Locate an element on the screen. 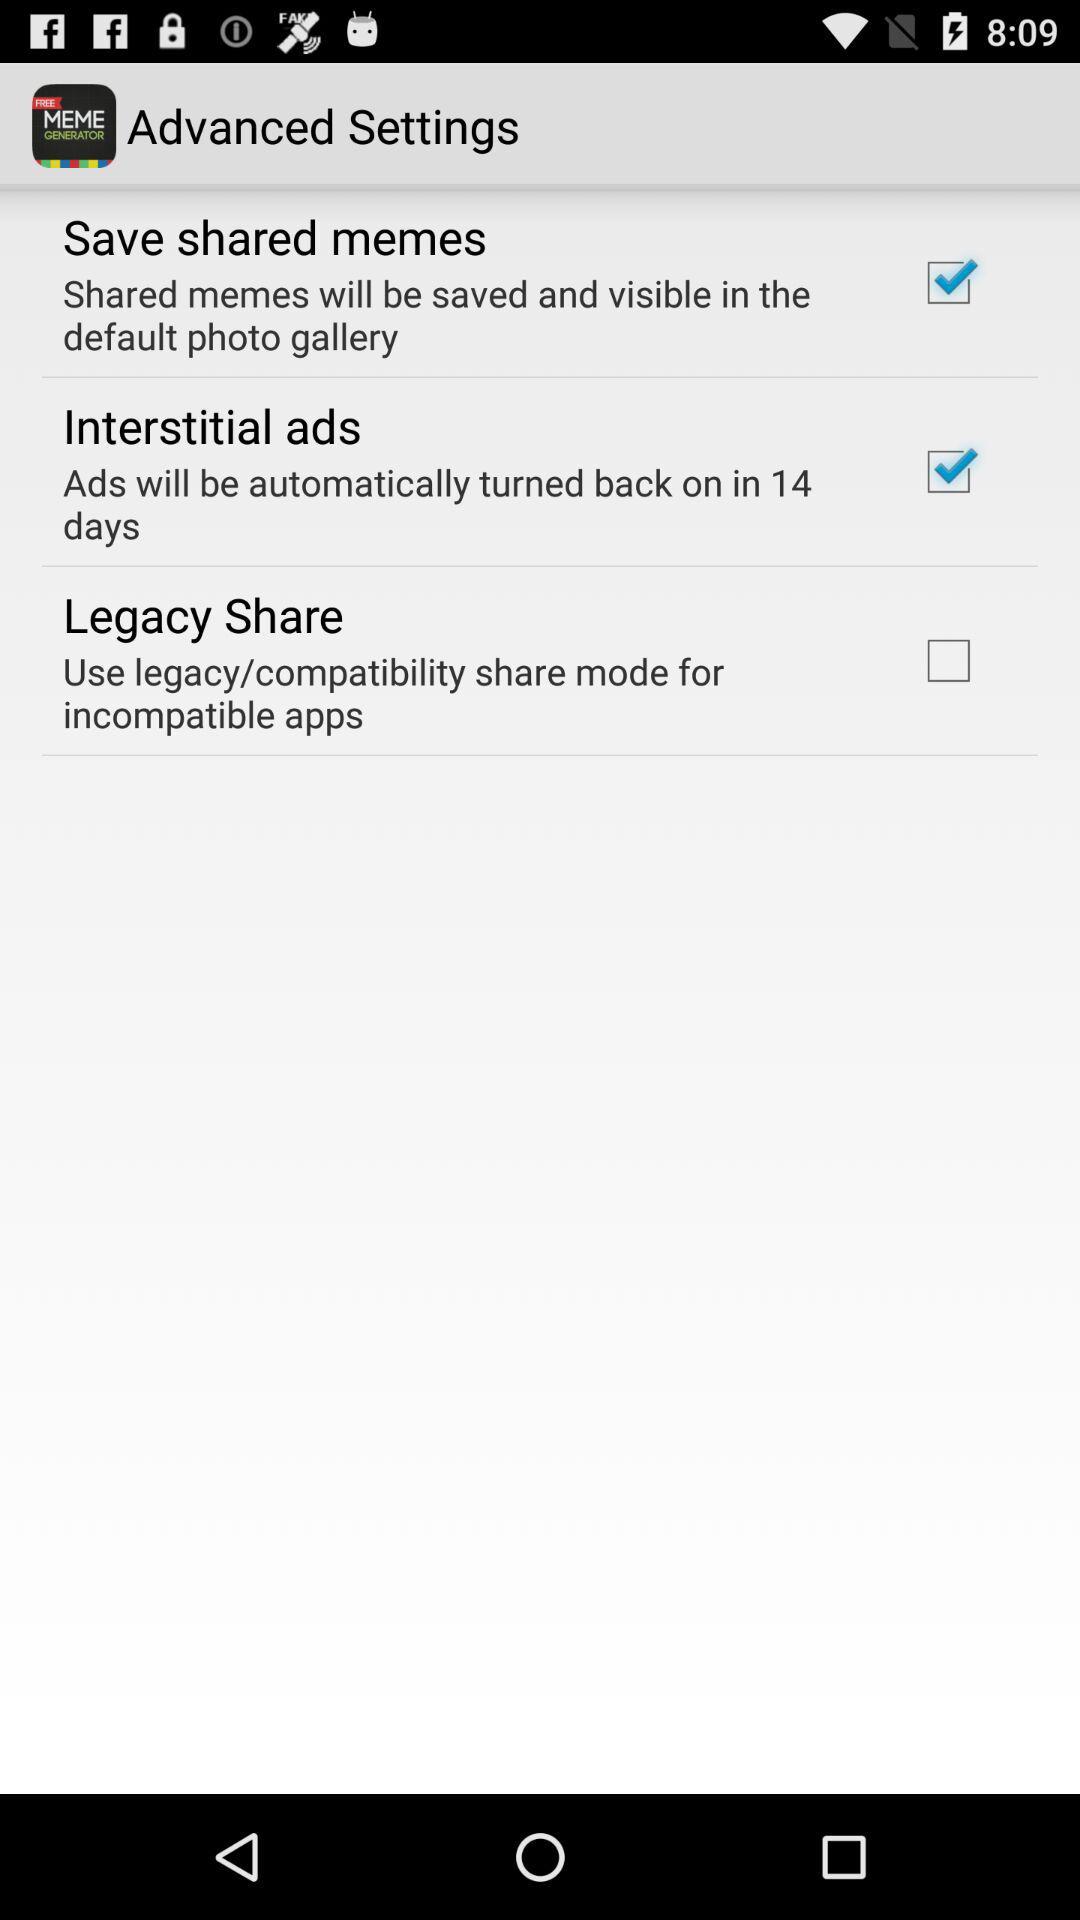  icon above ads will be app is located at coordinates (212, 424).